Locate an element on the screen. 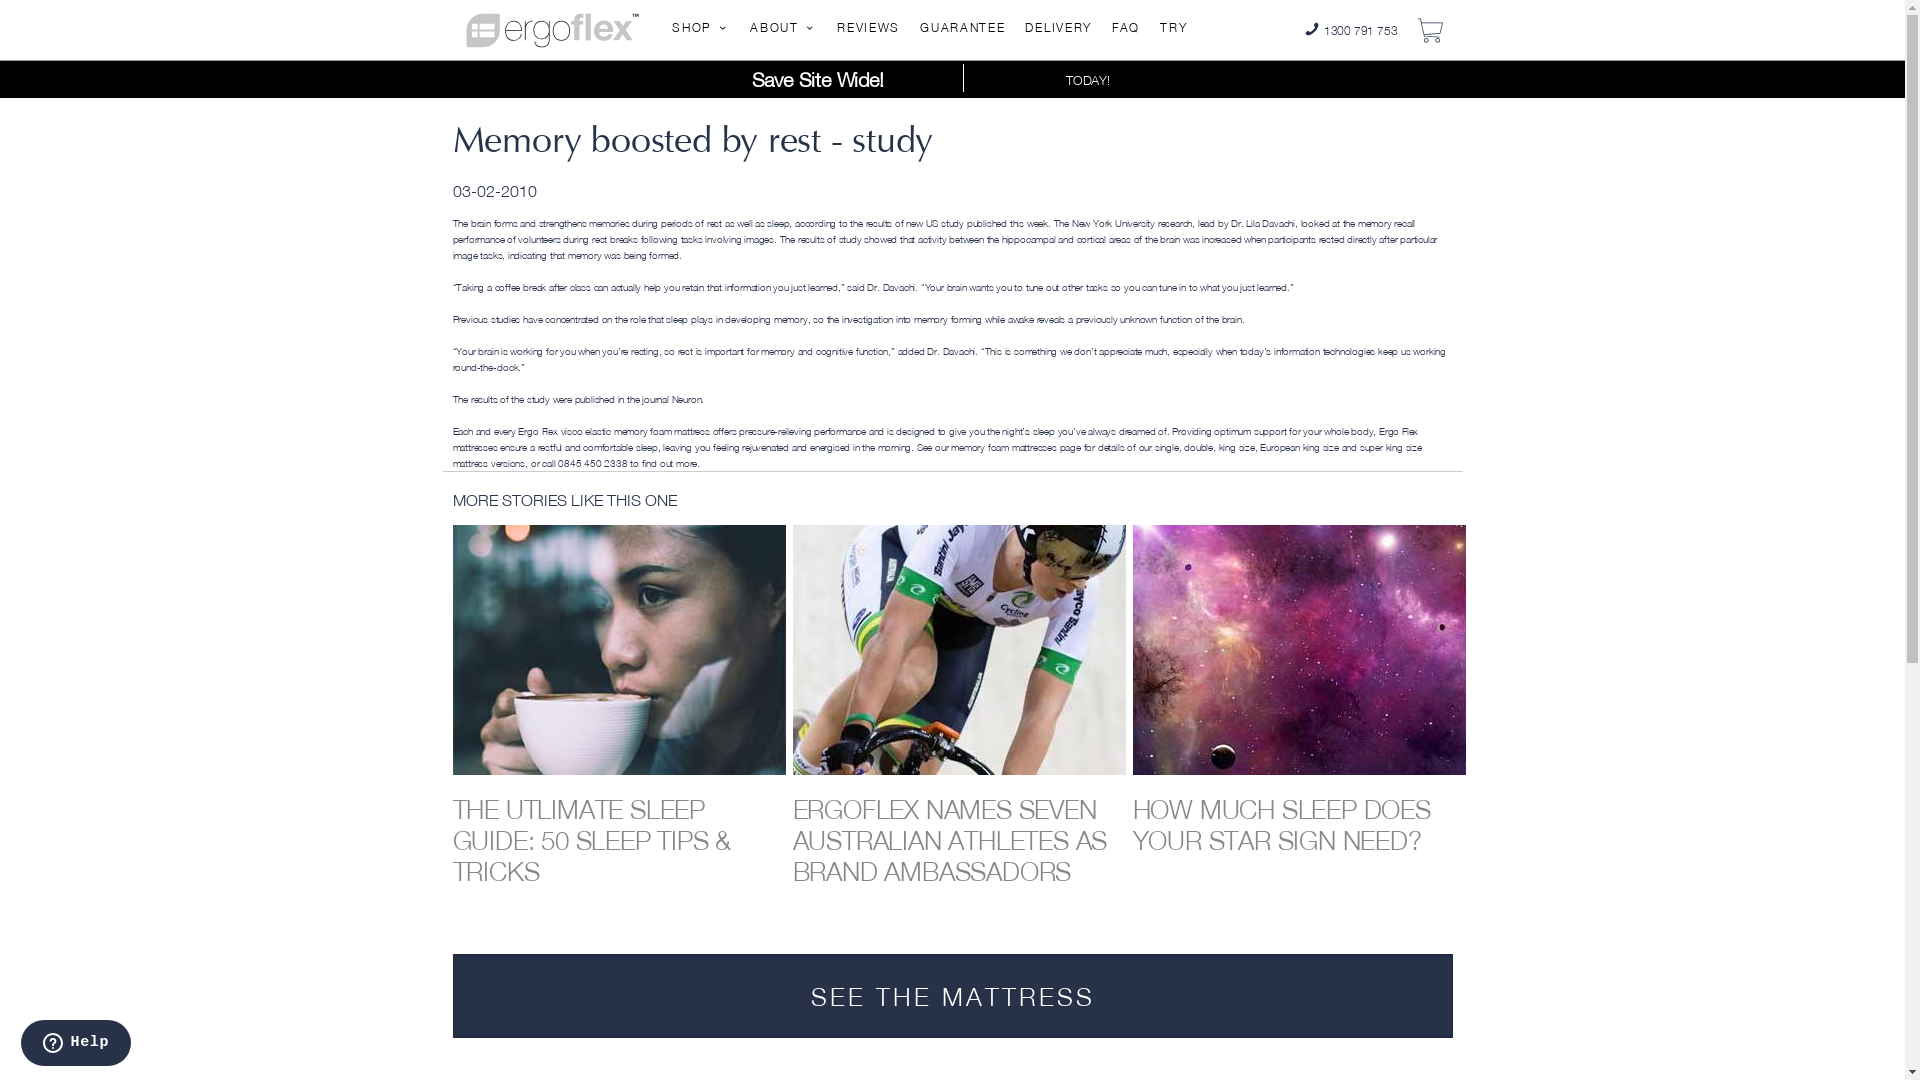  'SHOP' is located at coordinates (662, 27).